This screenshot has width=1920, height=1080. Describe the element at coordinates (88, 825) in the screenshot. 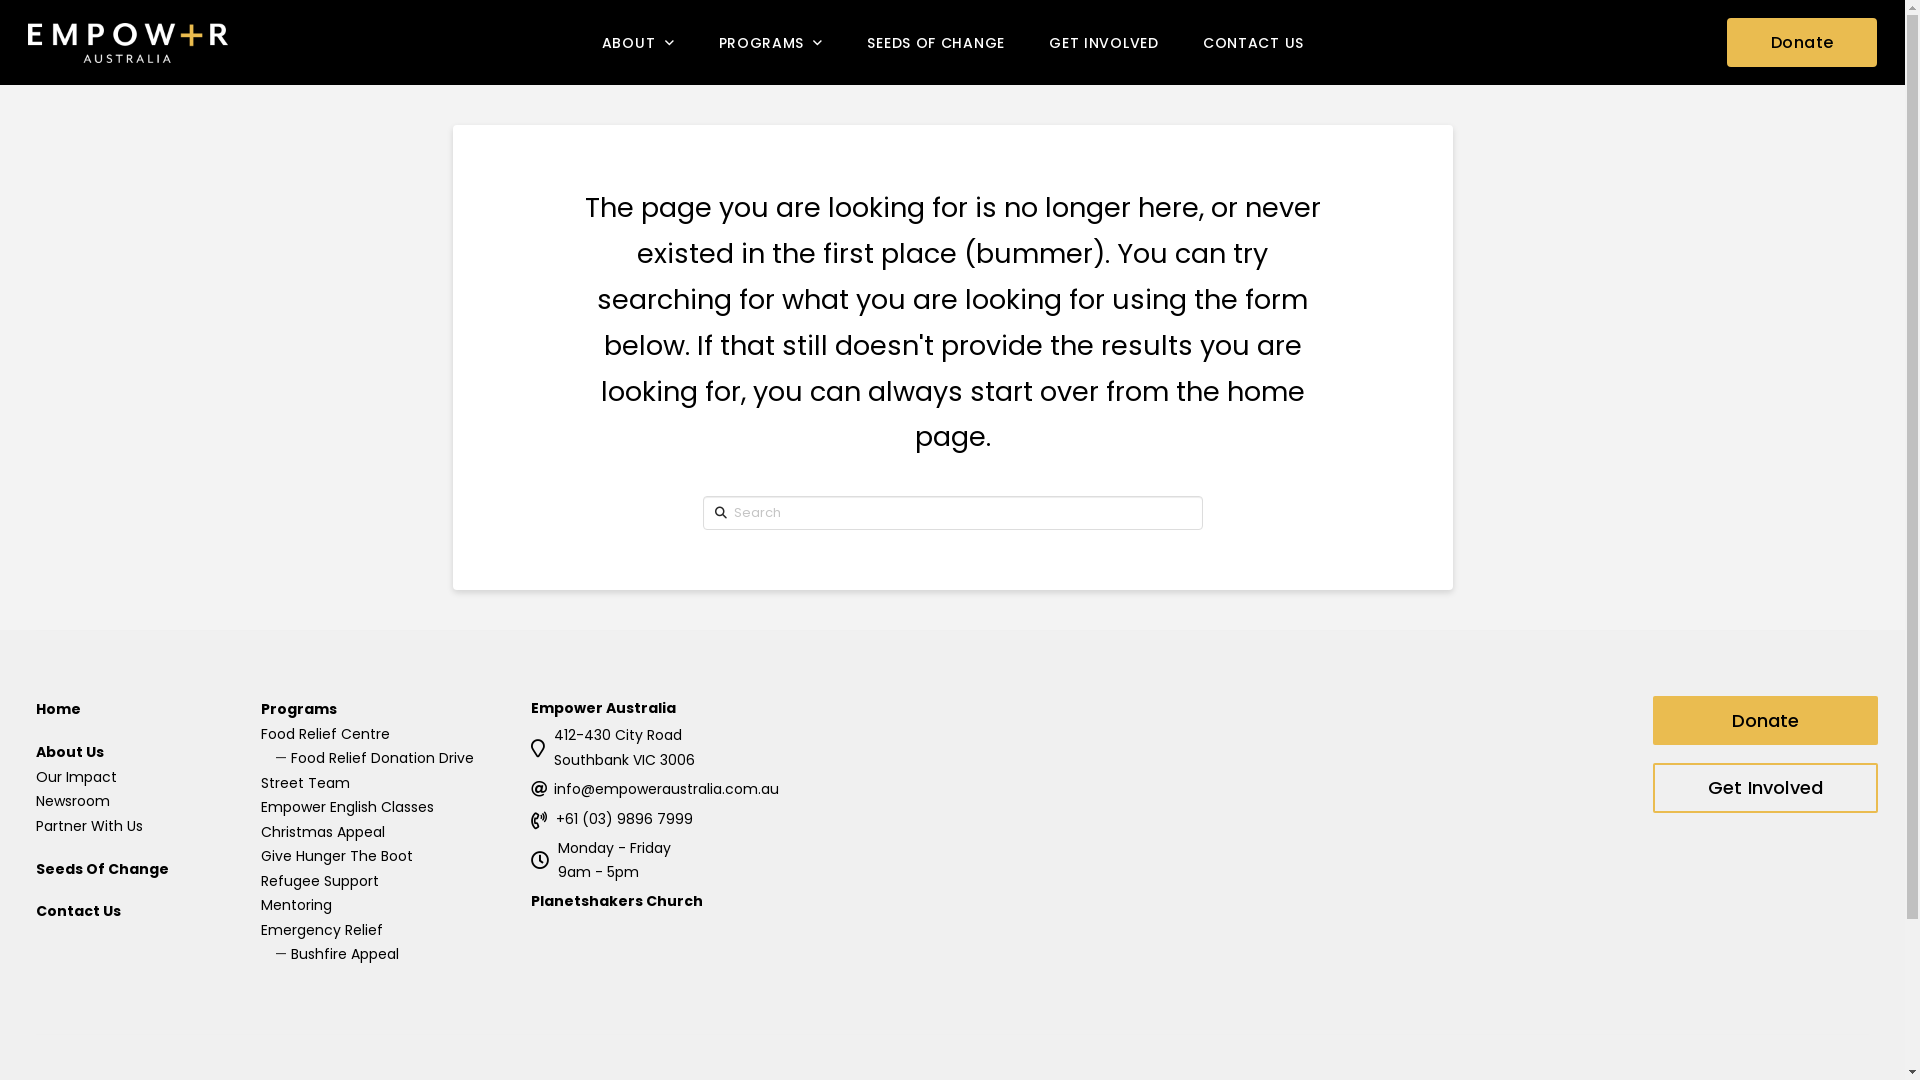

I see `'Partner With Us'` at that location.